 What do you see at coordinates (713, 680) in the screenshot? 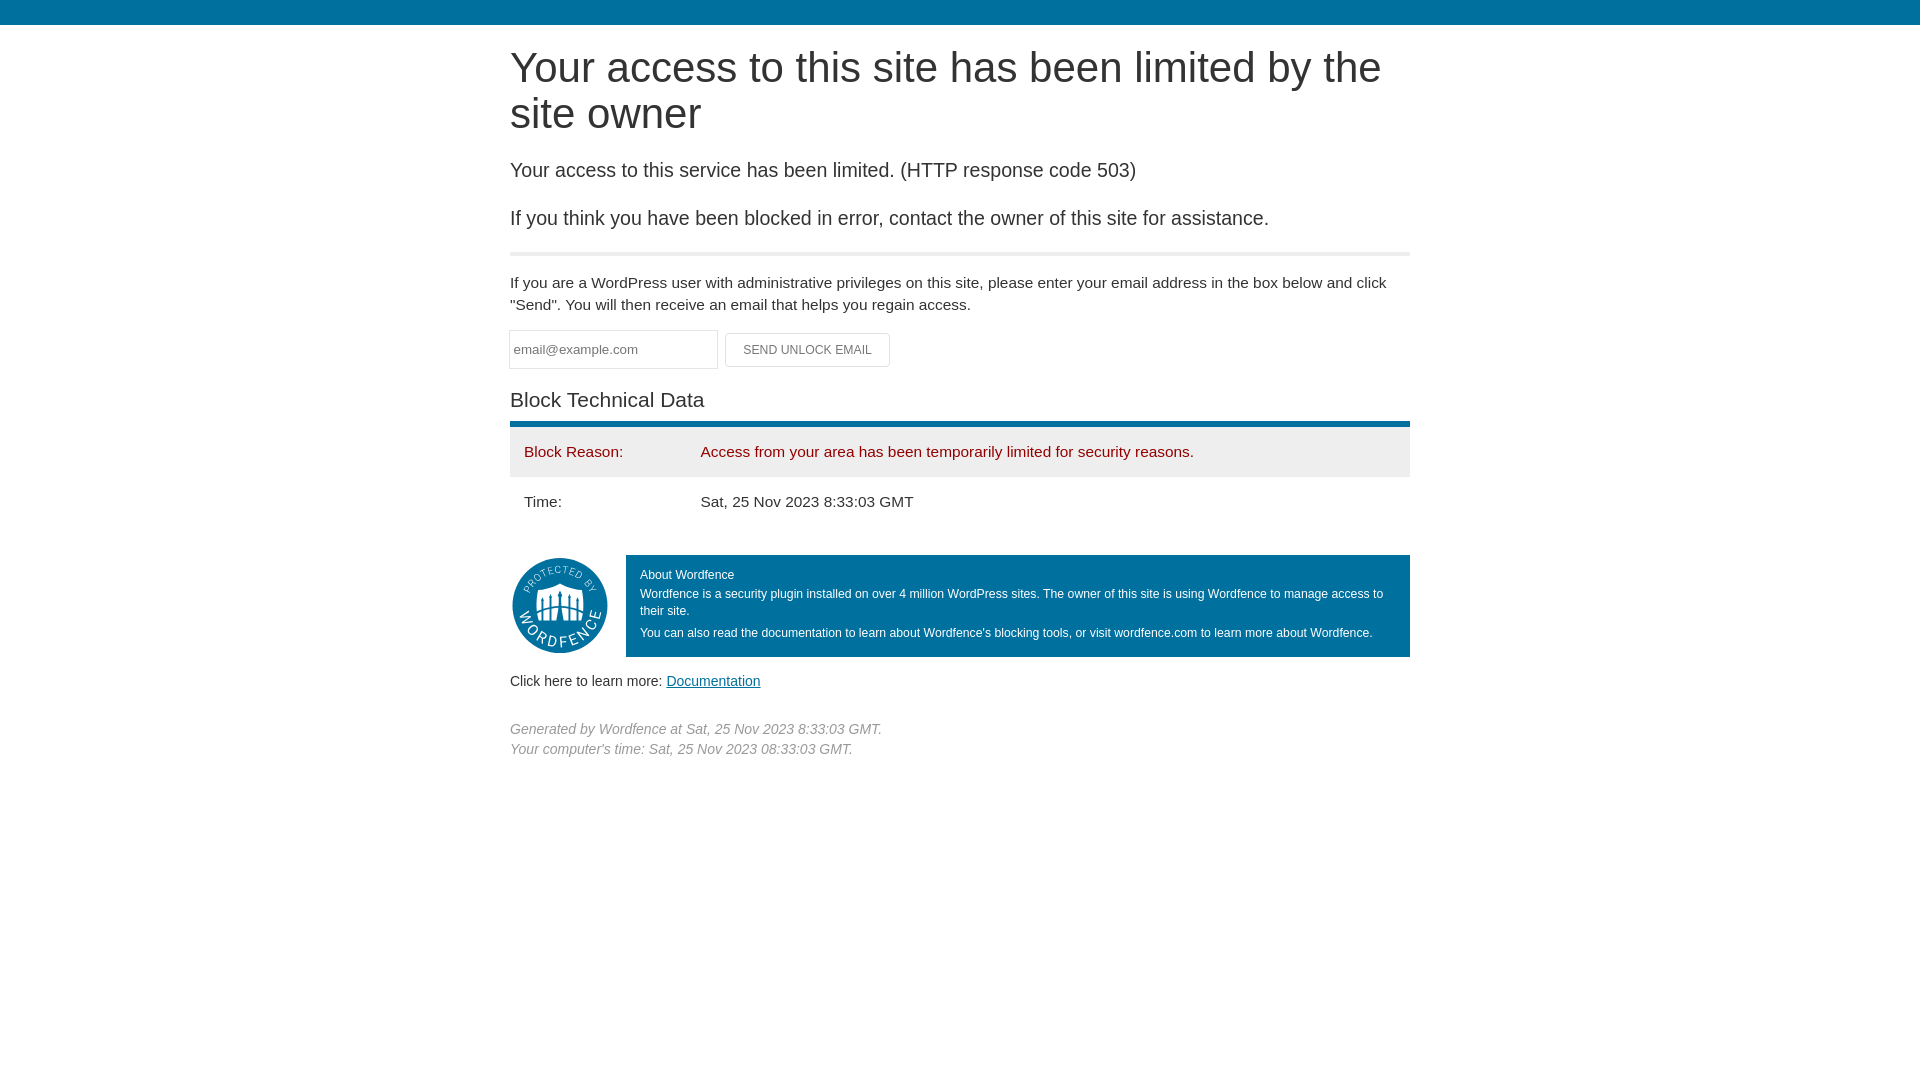
I see `'Documentation'` at bounding box center [713, 680].